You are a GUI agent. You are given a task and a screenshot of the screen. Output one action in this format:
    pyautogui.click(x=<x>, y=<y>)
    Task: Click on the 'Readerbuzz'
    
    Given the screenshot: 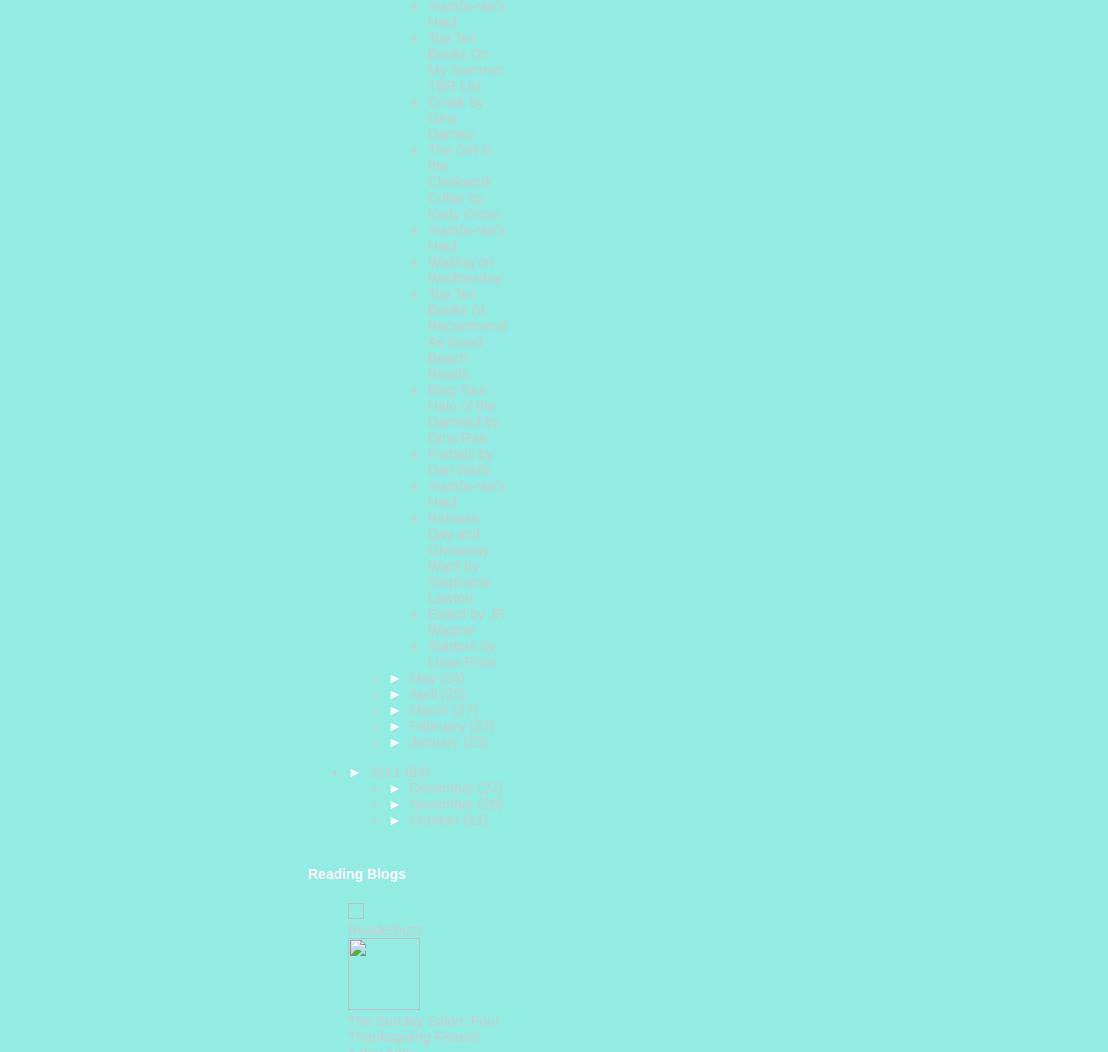 What is the action you would take?
    pyautogui.click(x=385, y=928)
    